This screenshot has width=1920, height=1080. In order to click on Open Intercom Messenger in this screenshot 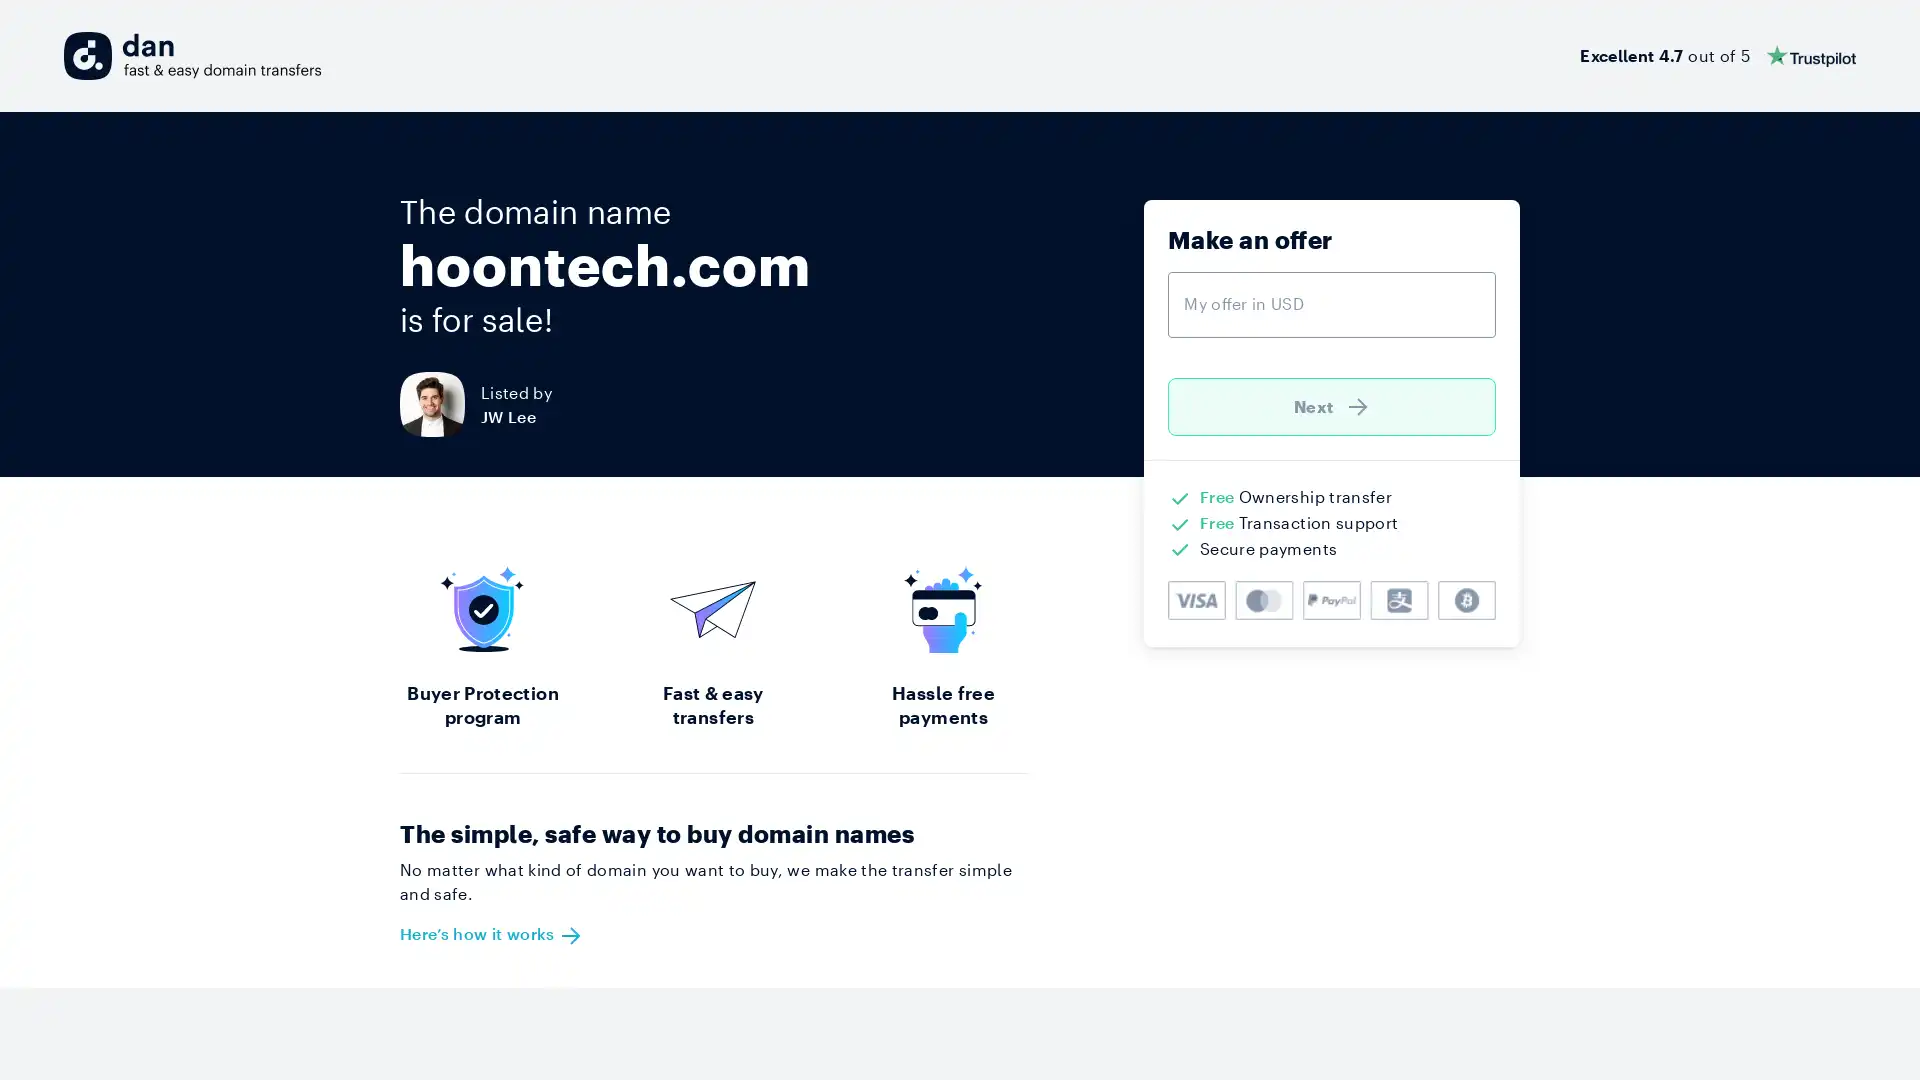, I will do `click(1869, 1029)`.